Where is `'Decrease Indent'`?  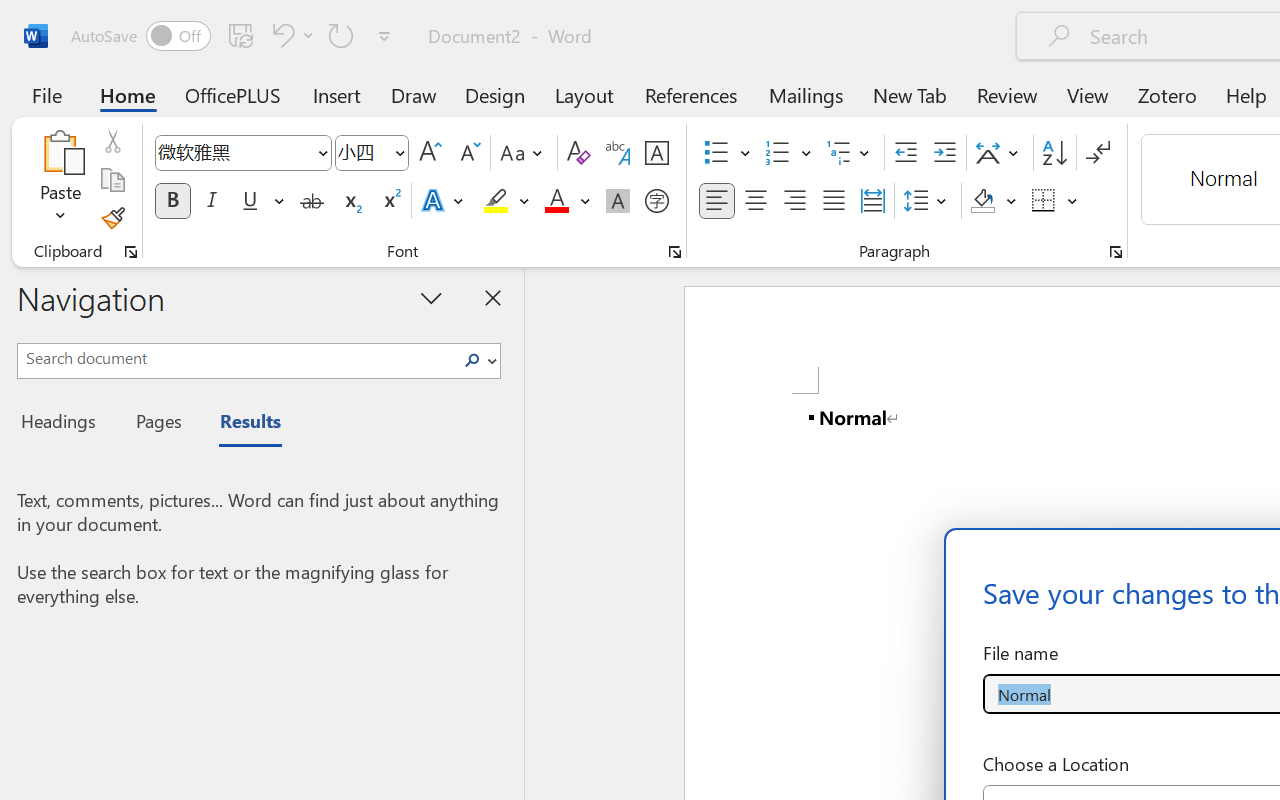
'Decrease Indent' is located at coordinates (905, 153).